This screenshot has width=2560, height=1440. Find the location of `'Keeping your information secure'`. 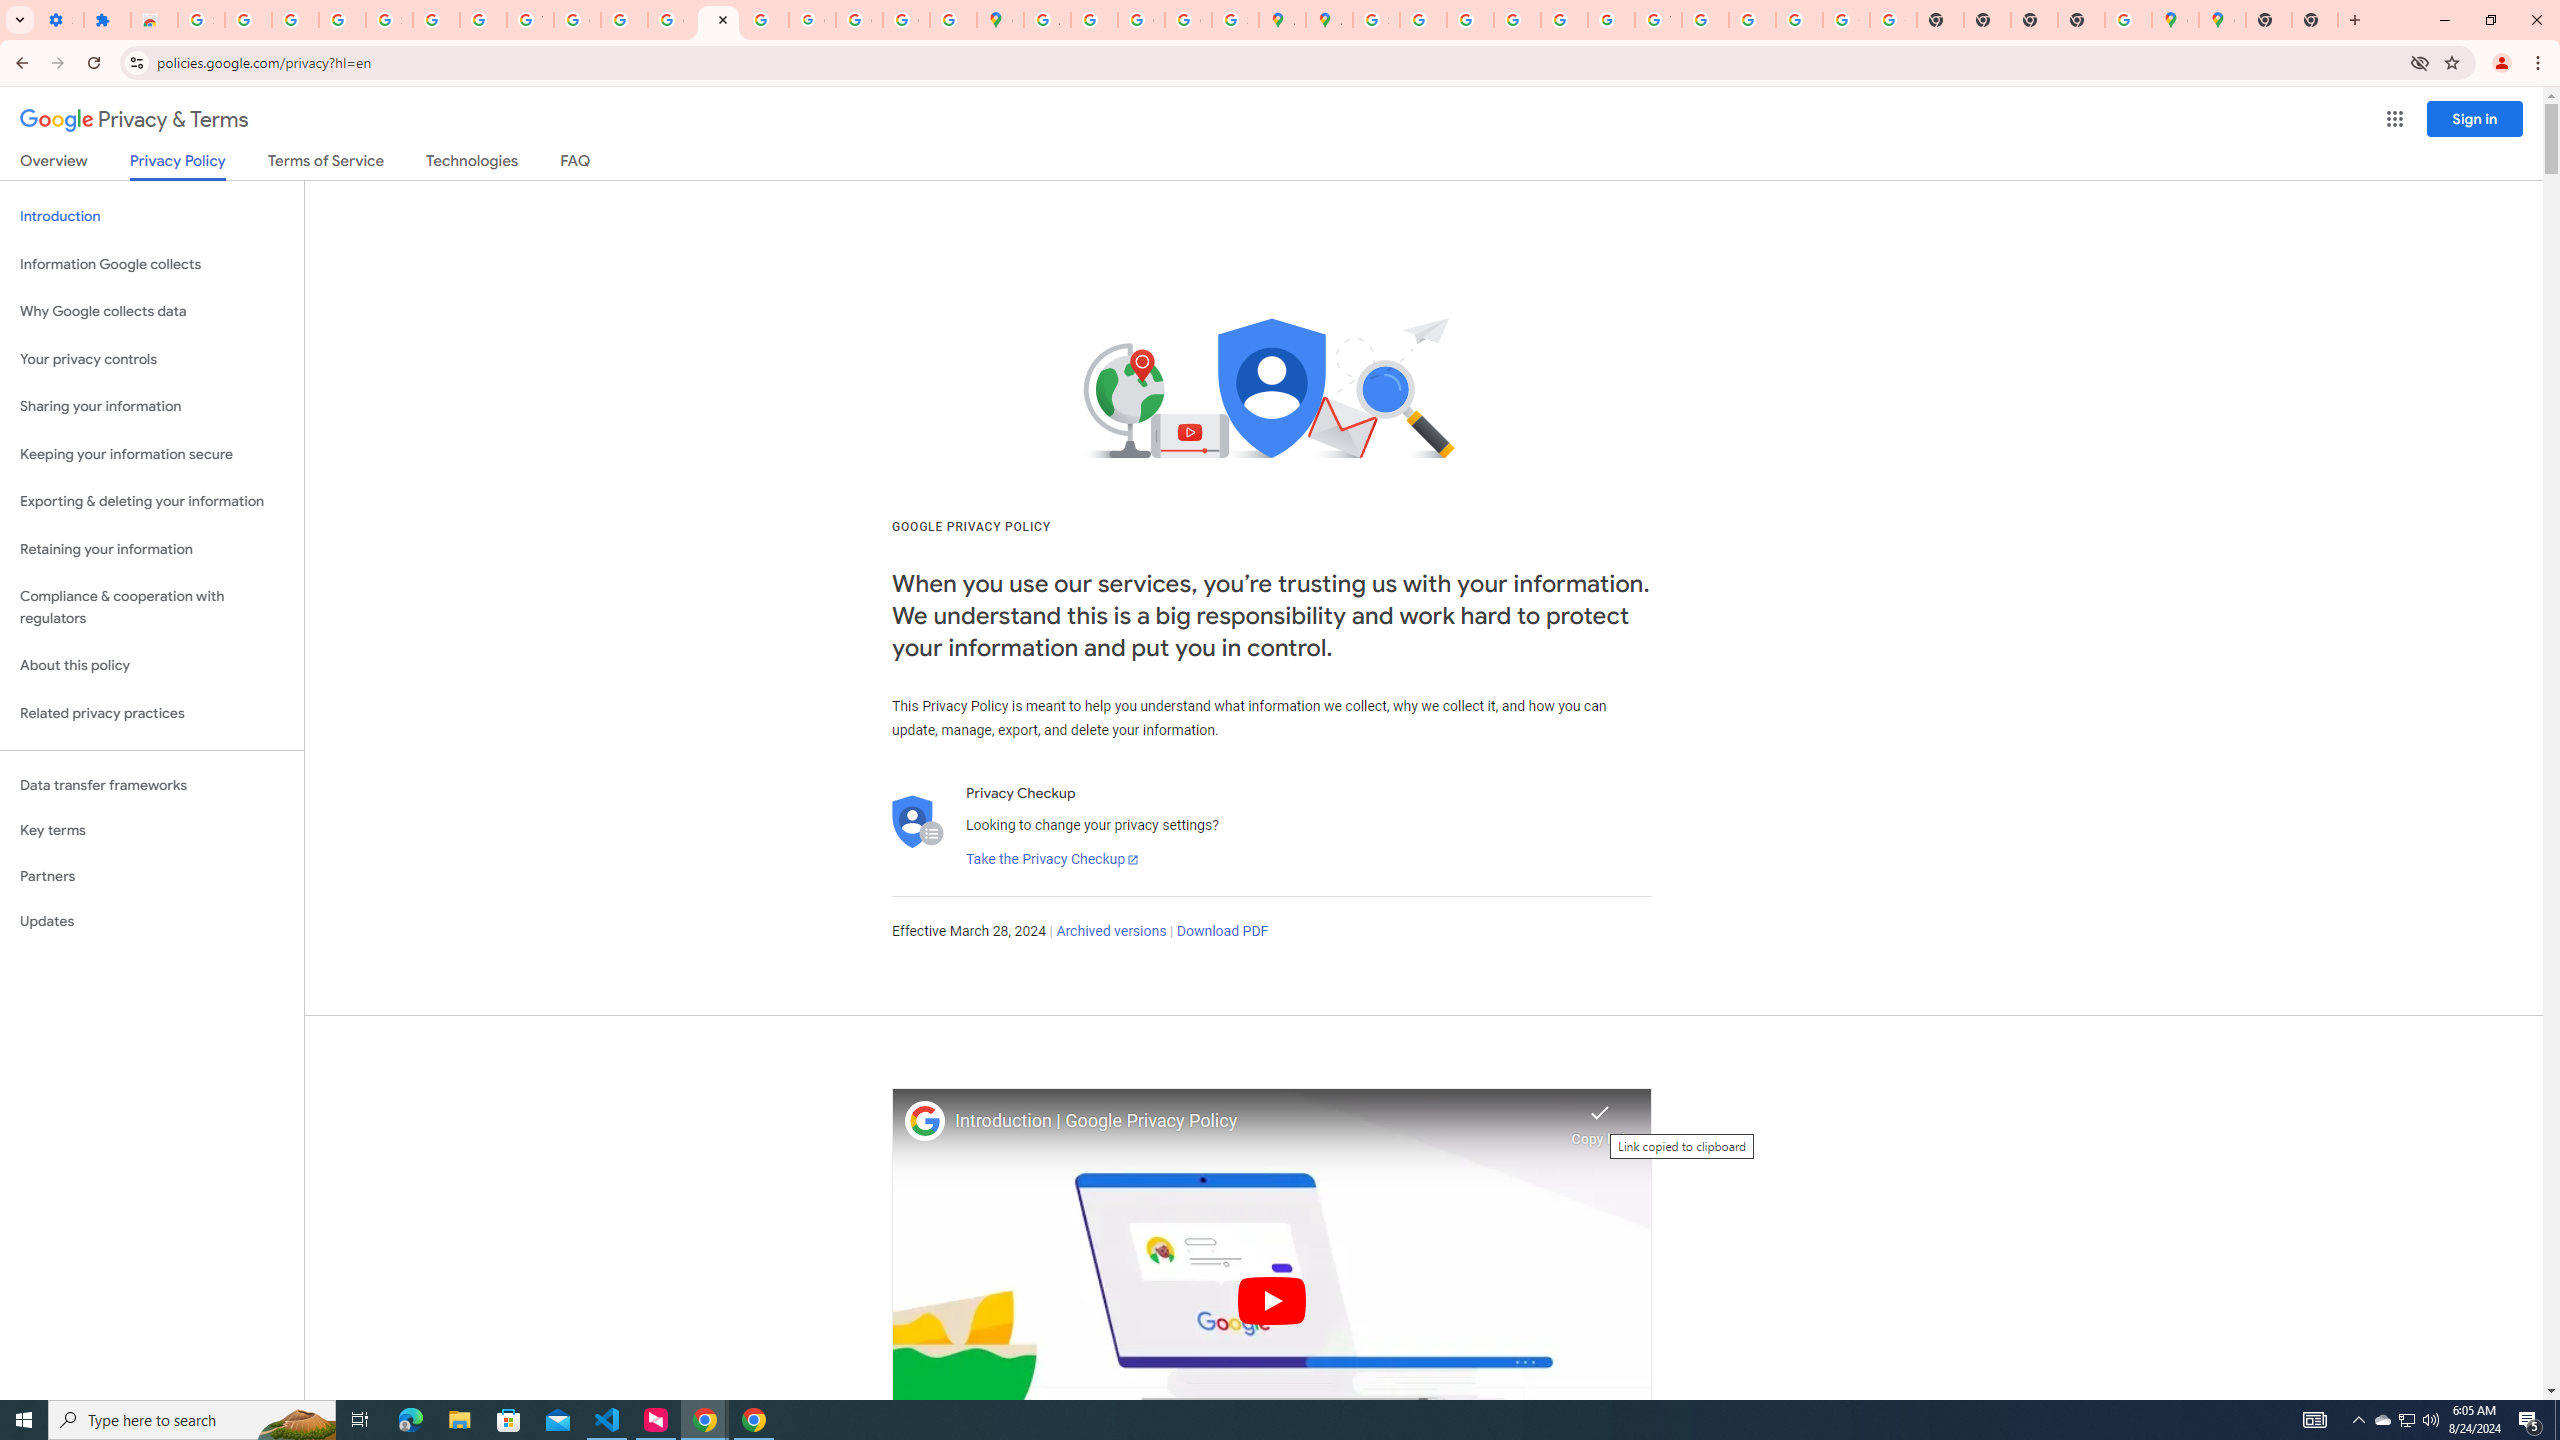

'Keeping your information secure' is located at coordinates (151, 455).